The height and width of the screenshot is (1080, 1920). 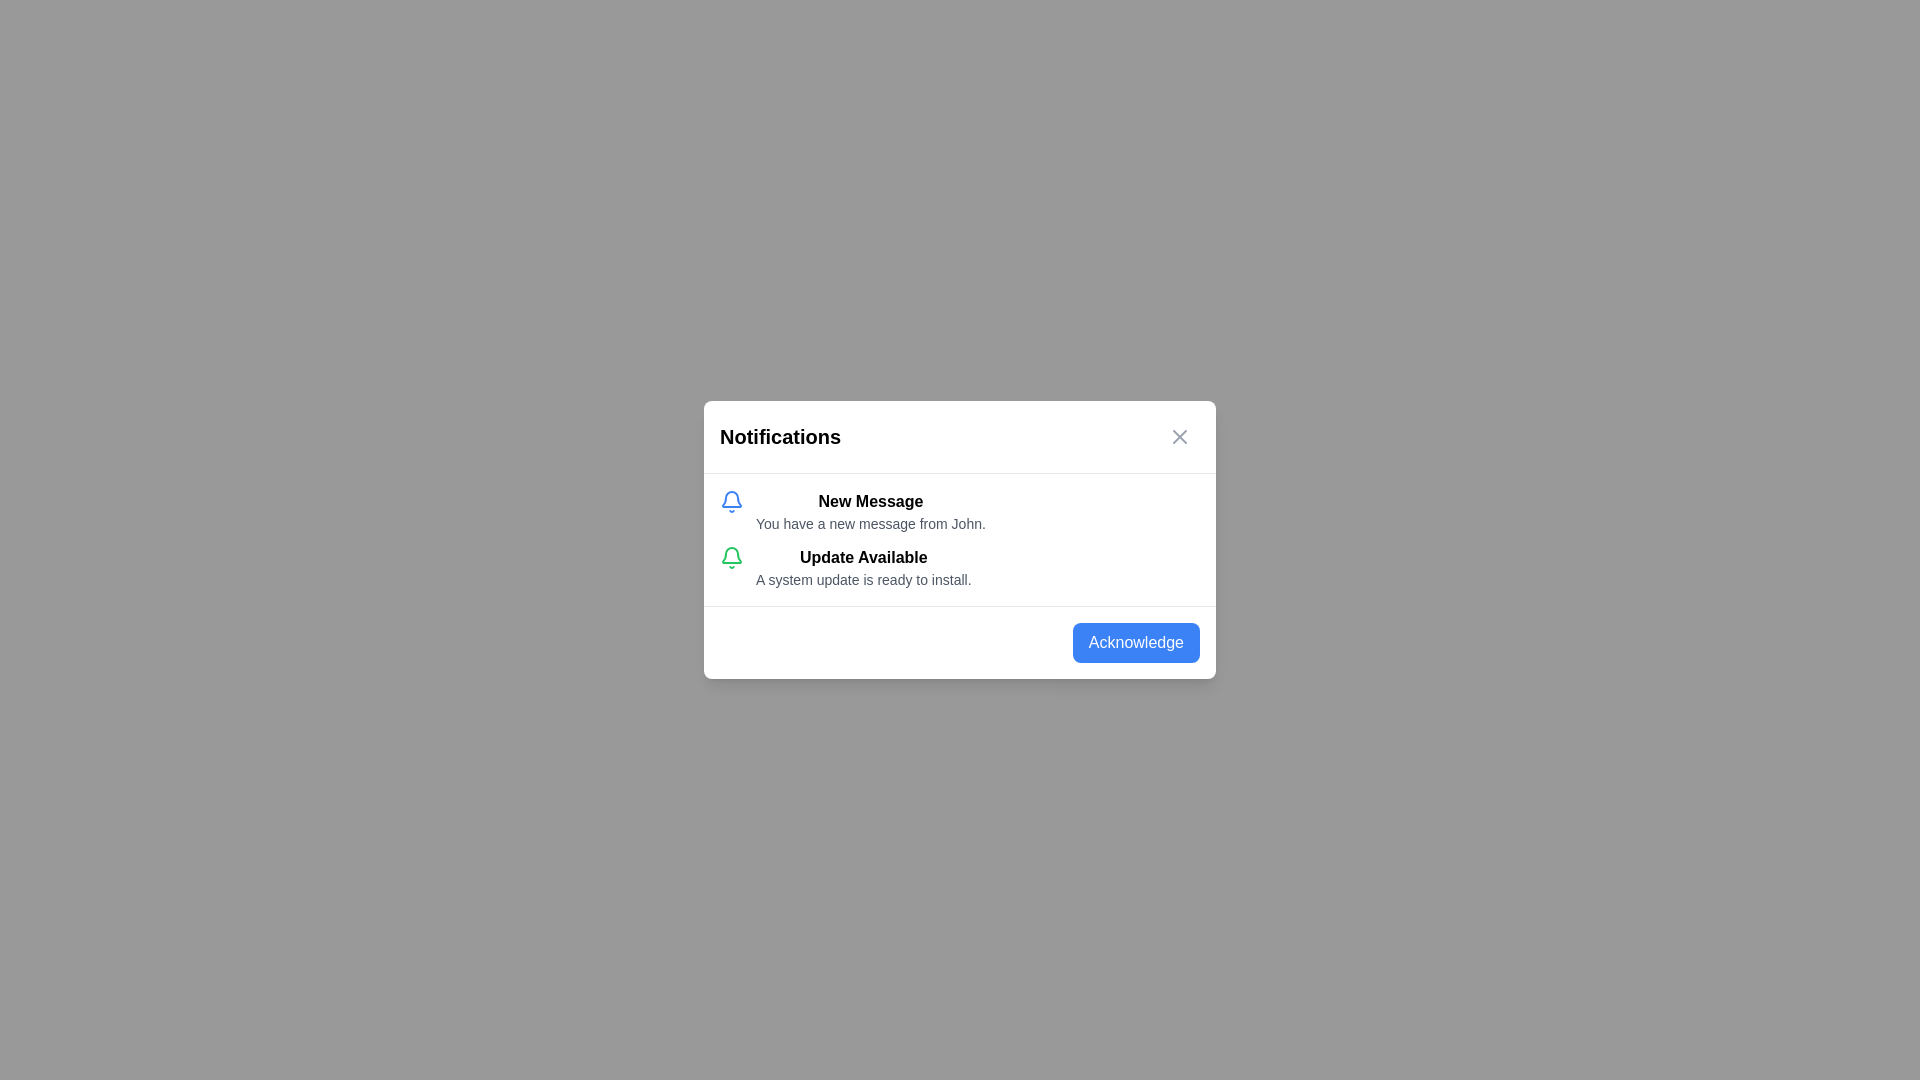 What do you see at coordinates (1180, 435) in the screenshot?
I see `the close button of the notification dialog to dismiss it` at bounding box center [1180, 435].